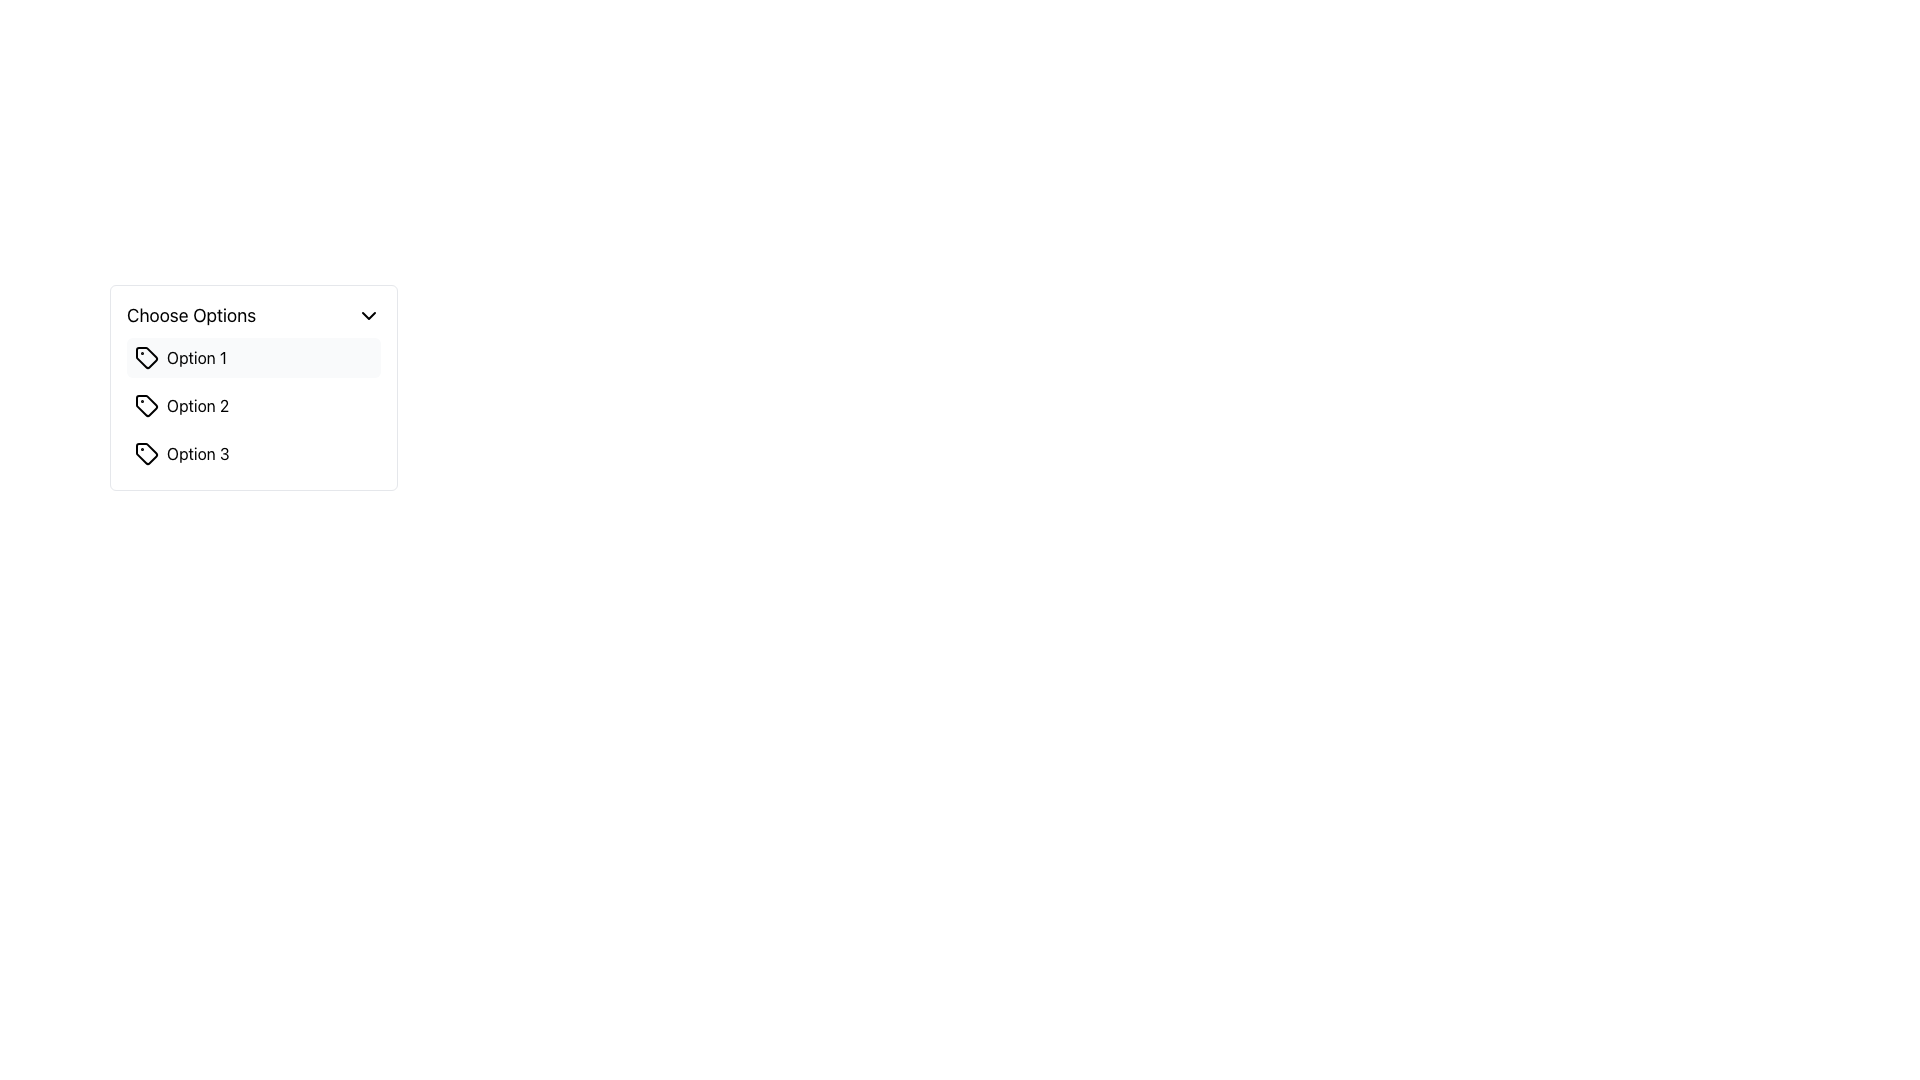  Describe the element at coordinates (146, 454) in the screenshot. I see `the decorative icon representing the tag or label symbol for the third dropdown option labeled 'Option 3' in the dropdown menu` at that location.